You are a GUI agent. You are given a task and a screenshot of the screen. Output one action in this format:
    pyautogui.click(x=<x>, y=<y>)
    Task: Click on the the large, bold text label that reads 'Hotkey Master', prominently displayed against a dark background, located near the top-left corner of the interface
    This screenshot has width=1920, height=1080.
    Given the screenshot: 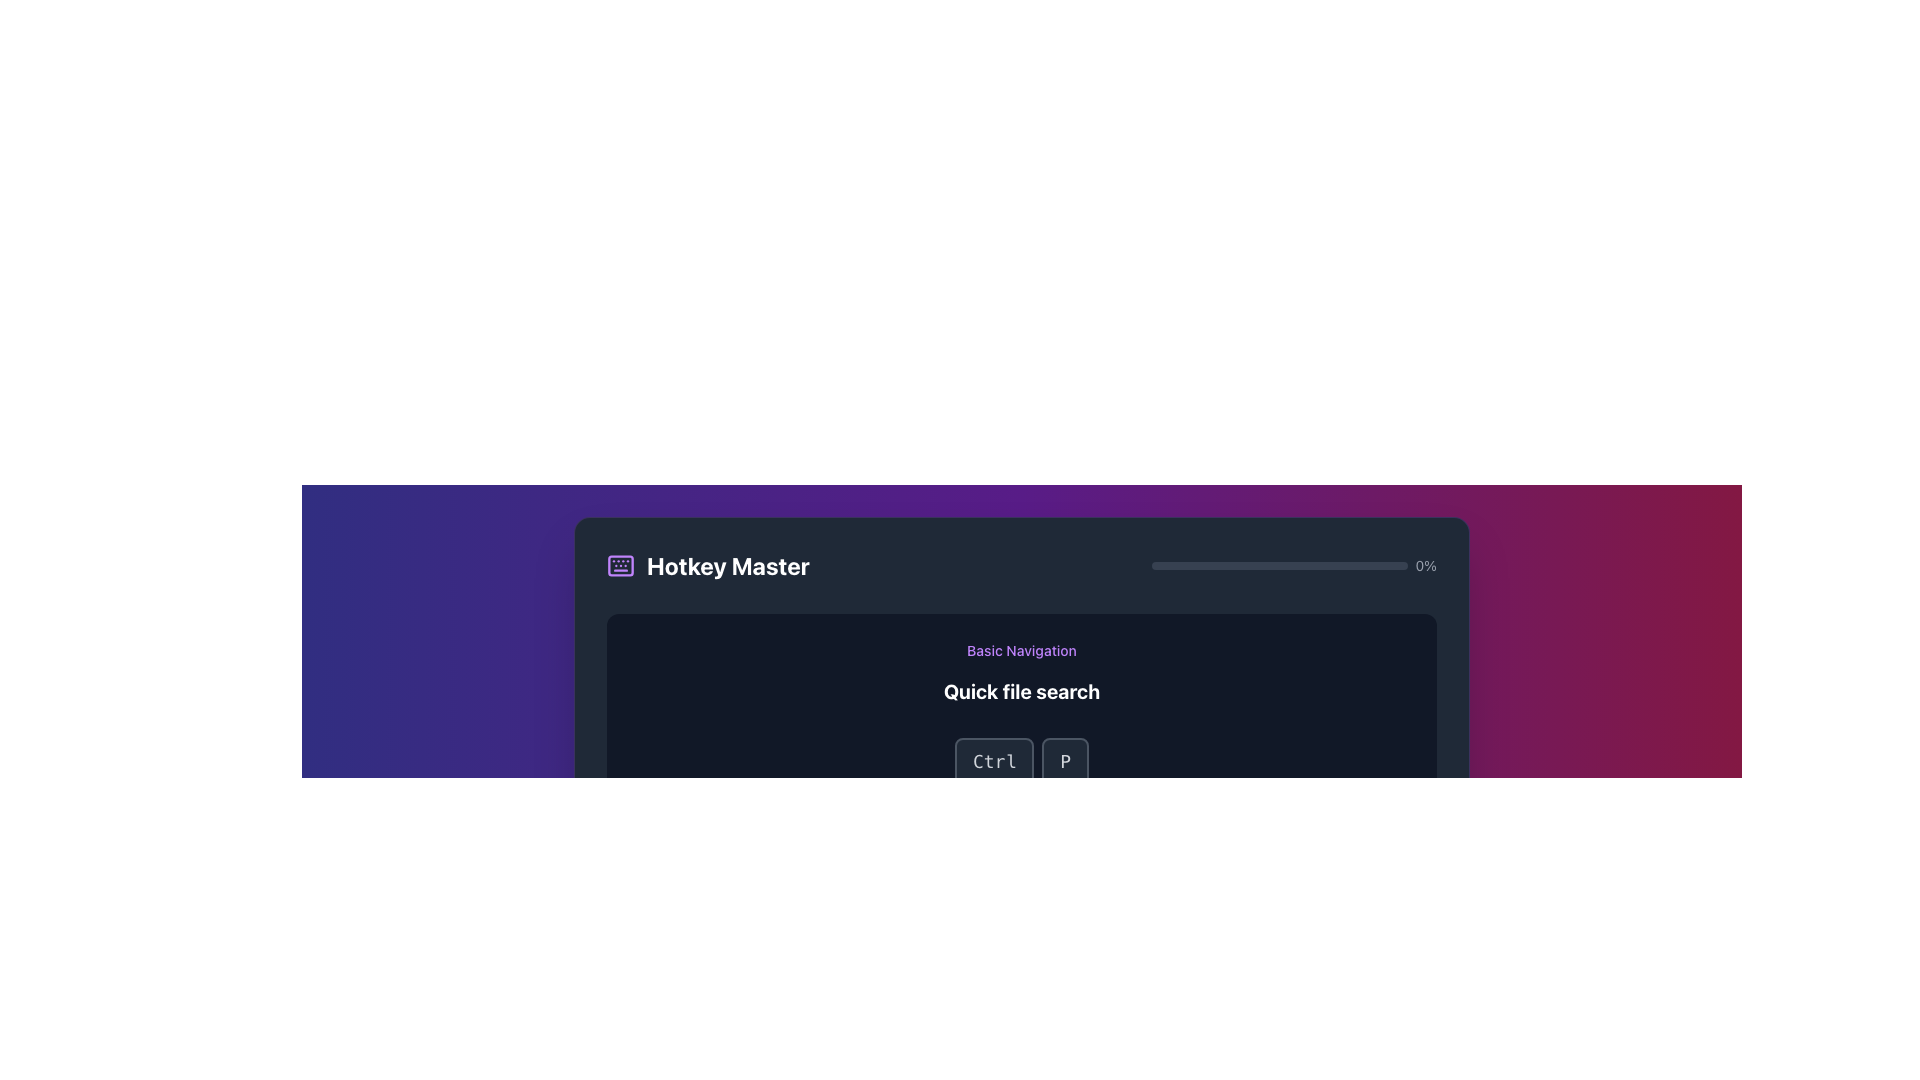 What is the action you would take?
    pyautogui.click(x=727, y=566)
    